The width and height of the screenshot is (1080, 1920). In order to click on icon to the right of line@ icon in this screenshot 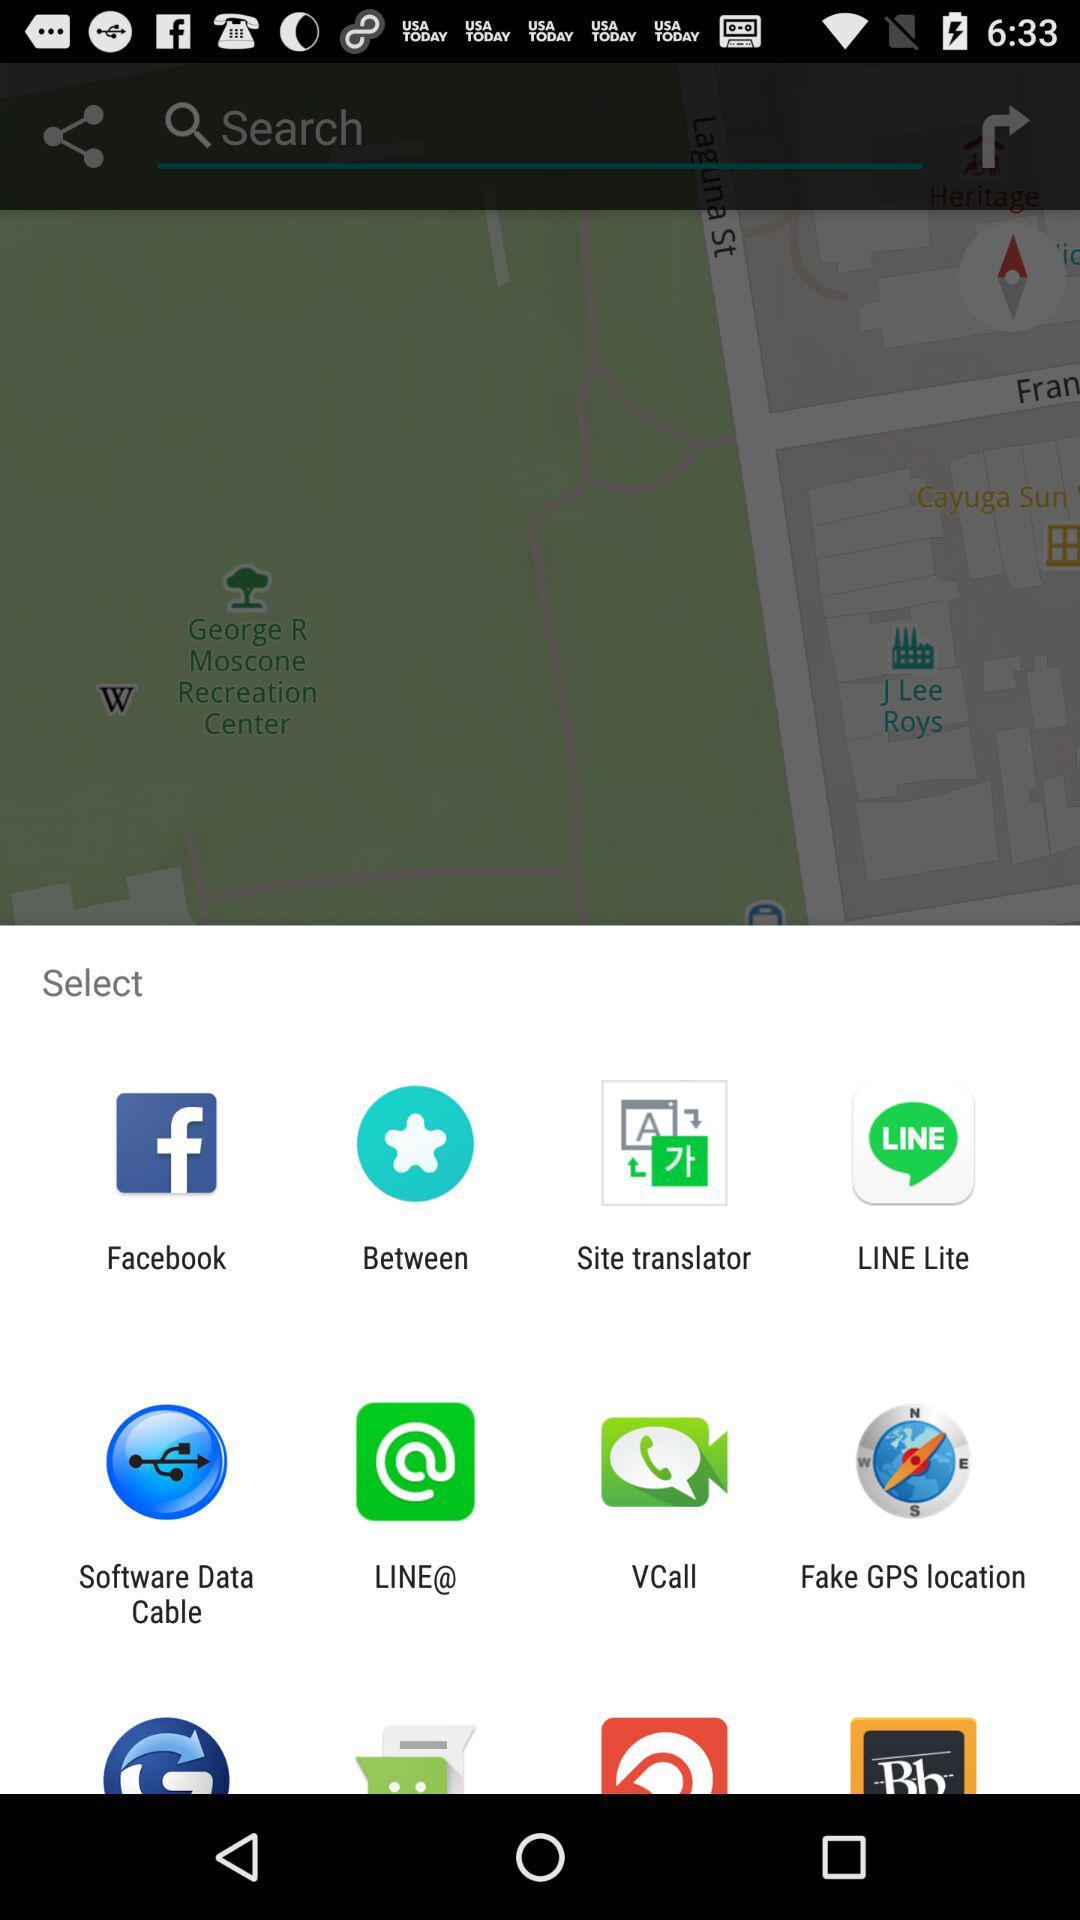, I will do `click(664, 1592)`.